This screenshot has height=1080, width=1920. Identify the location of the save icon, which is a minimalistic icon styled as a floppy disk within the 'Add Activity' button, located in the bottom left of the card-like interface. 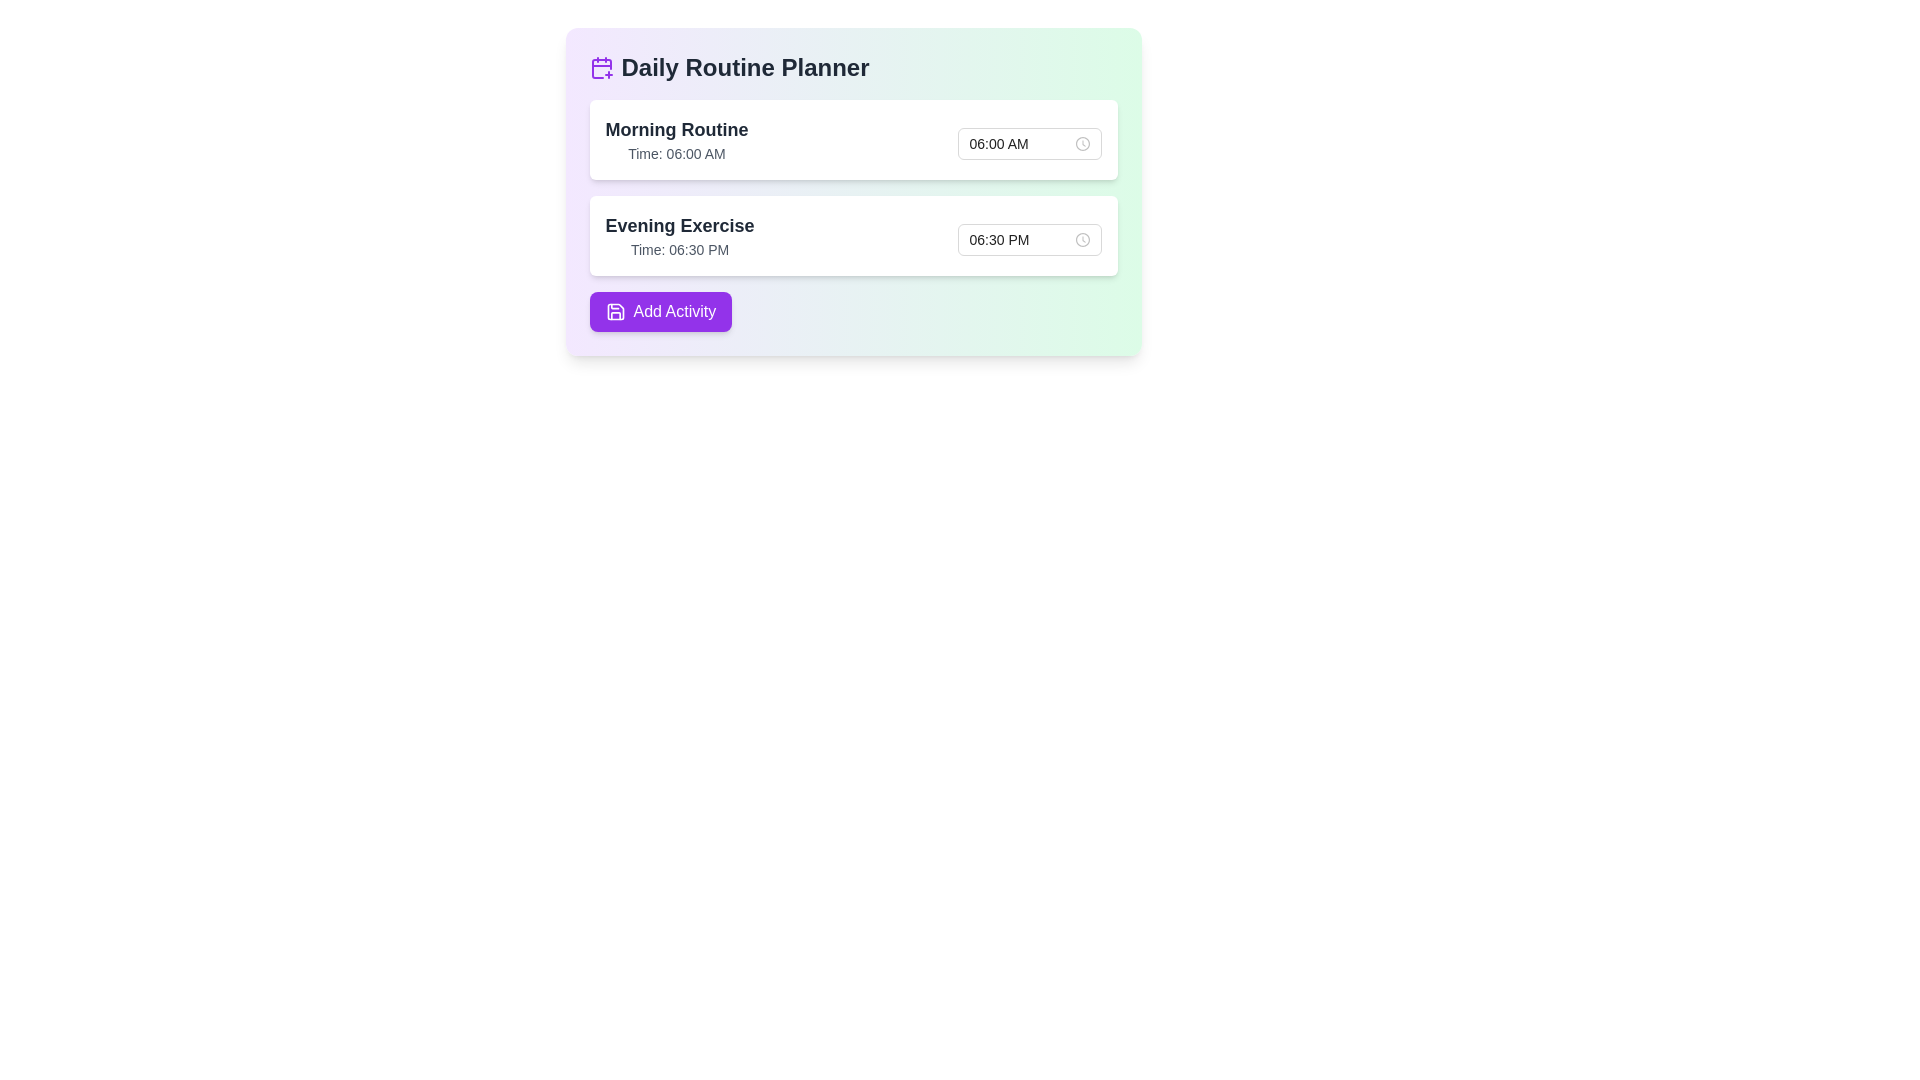
(614, 312).